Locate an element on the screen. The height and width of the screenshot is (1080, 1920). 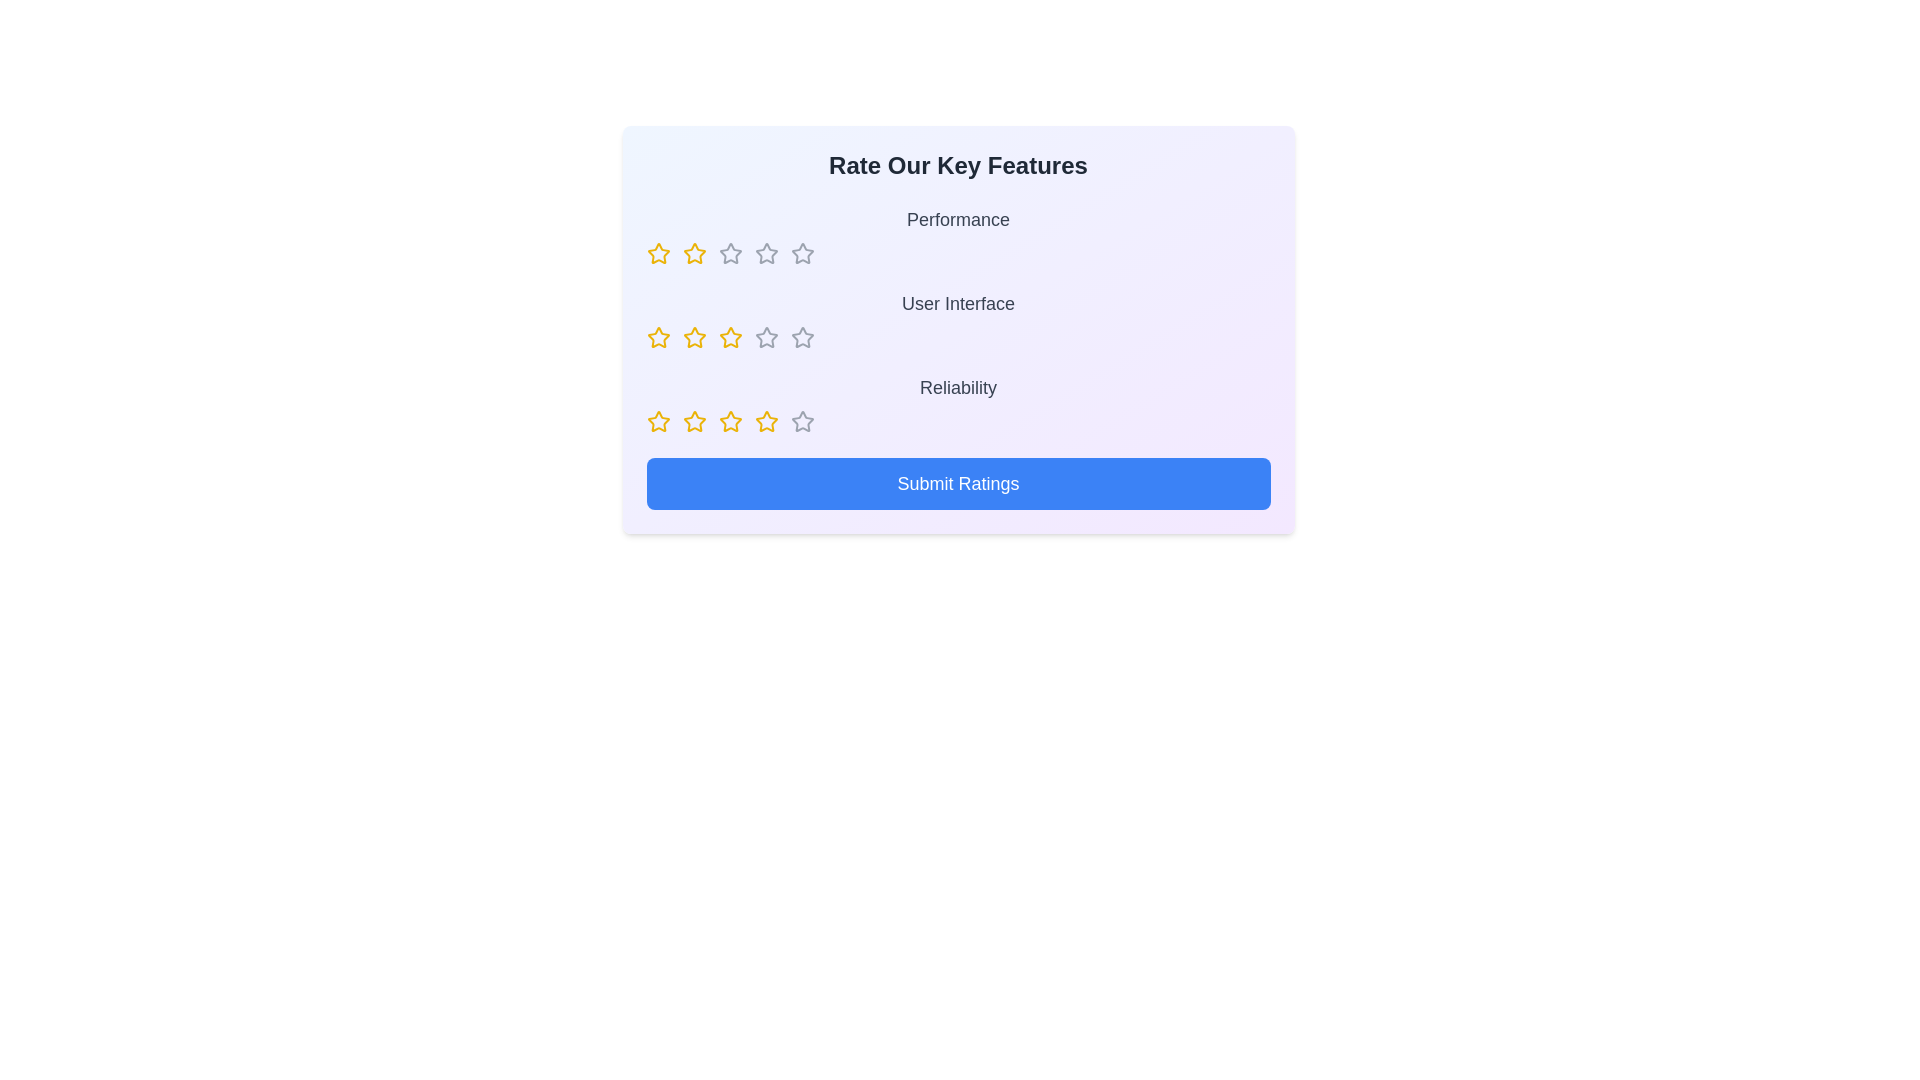
the rating for a feature to 4 stars is located at coordinates (765, 253).